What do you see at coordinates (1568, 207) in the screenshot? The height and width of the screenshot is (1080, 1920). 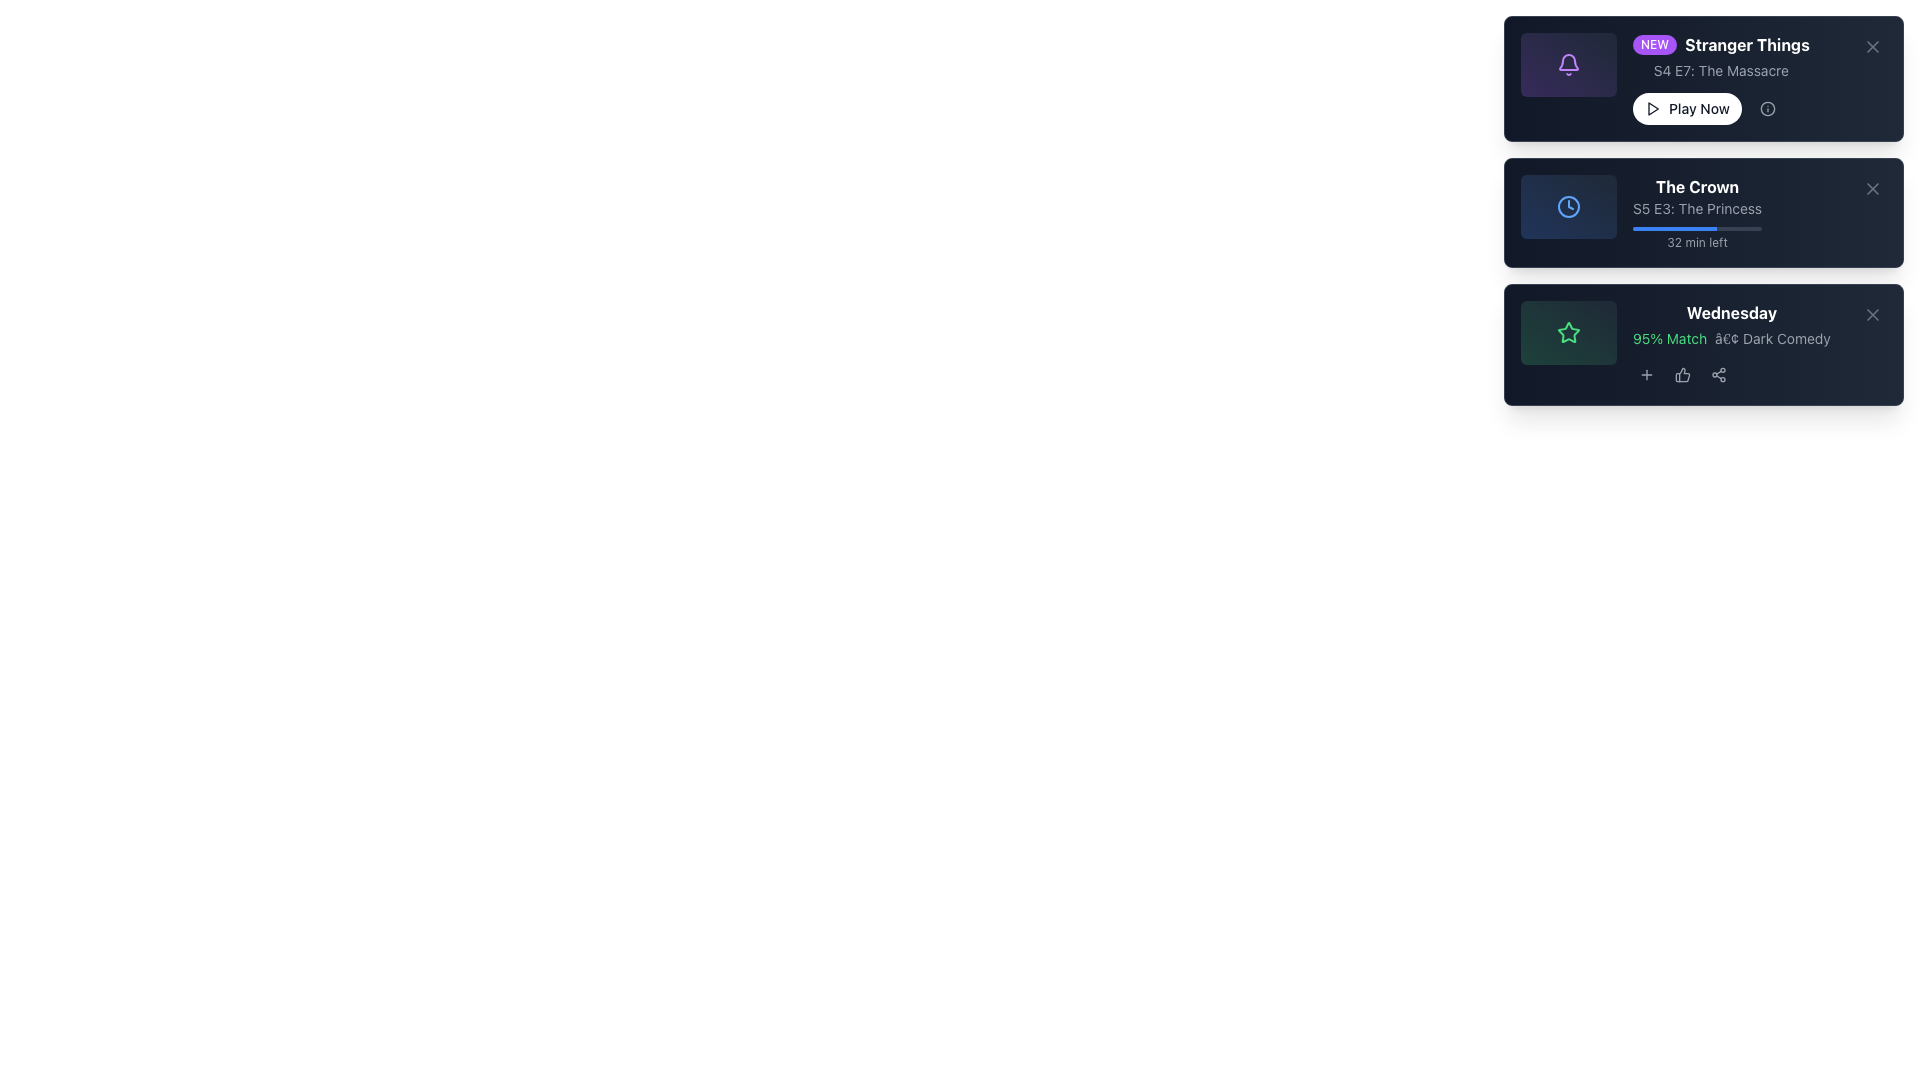 I see `the circular icon with a blue outline representing timing within the second notification card titled 'The Crown'` at bounding box center [1568, 207].